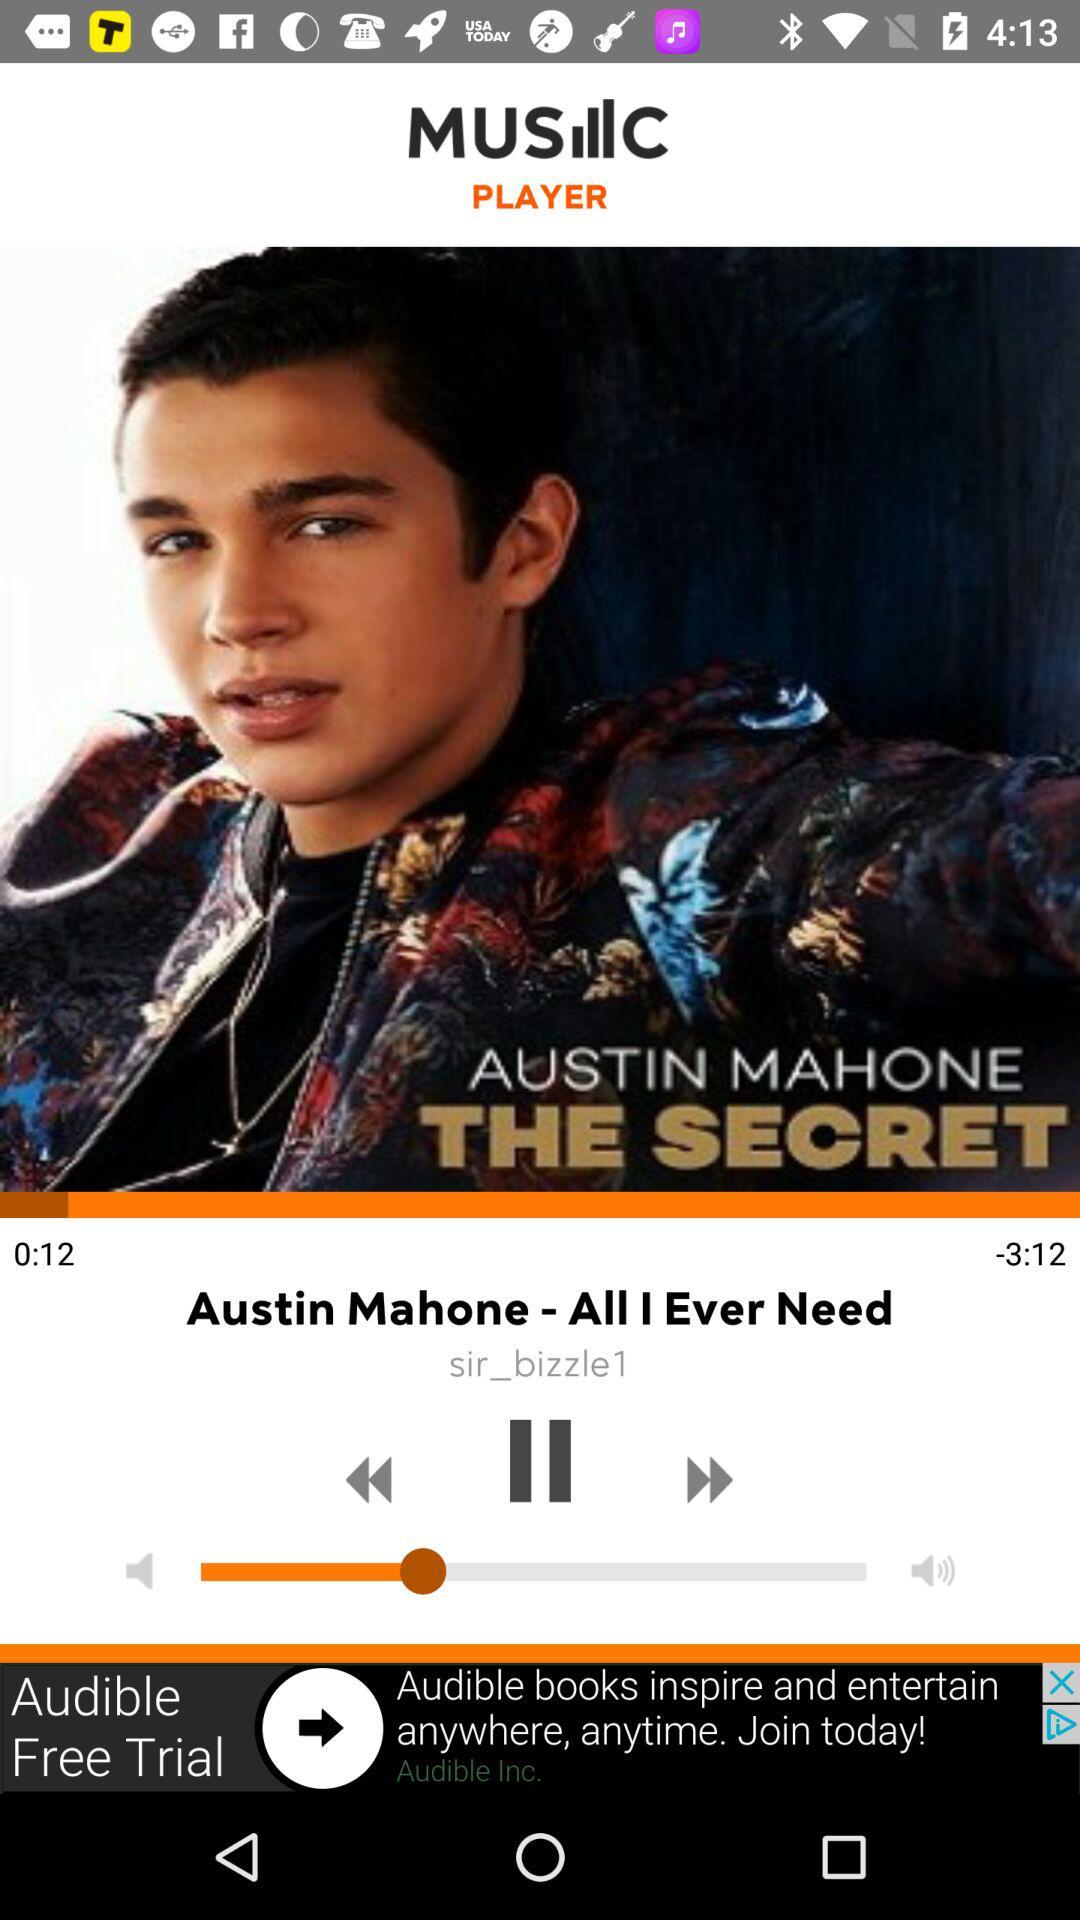 The height and width of the screenshot is (1920, 1080). What do you see at coordinates (709, 1480) in the screenshot?
I see `skip button` at bounding box center [709, 1480].